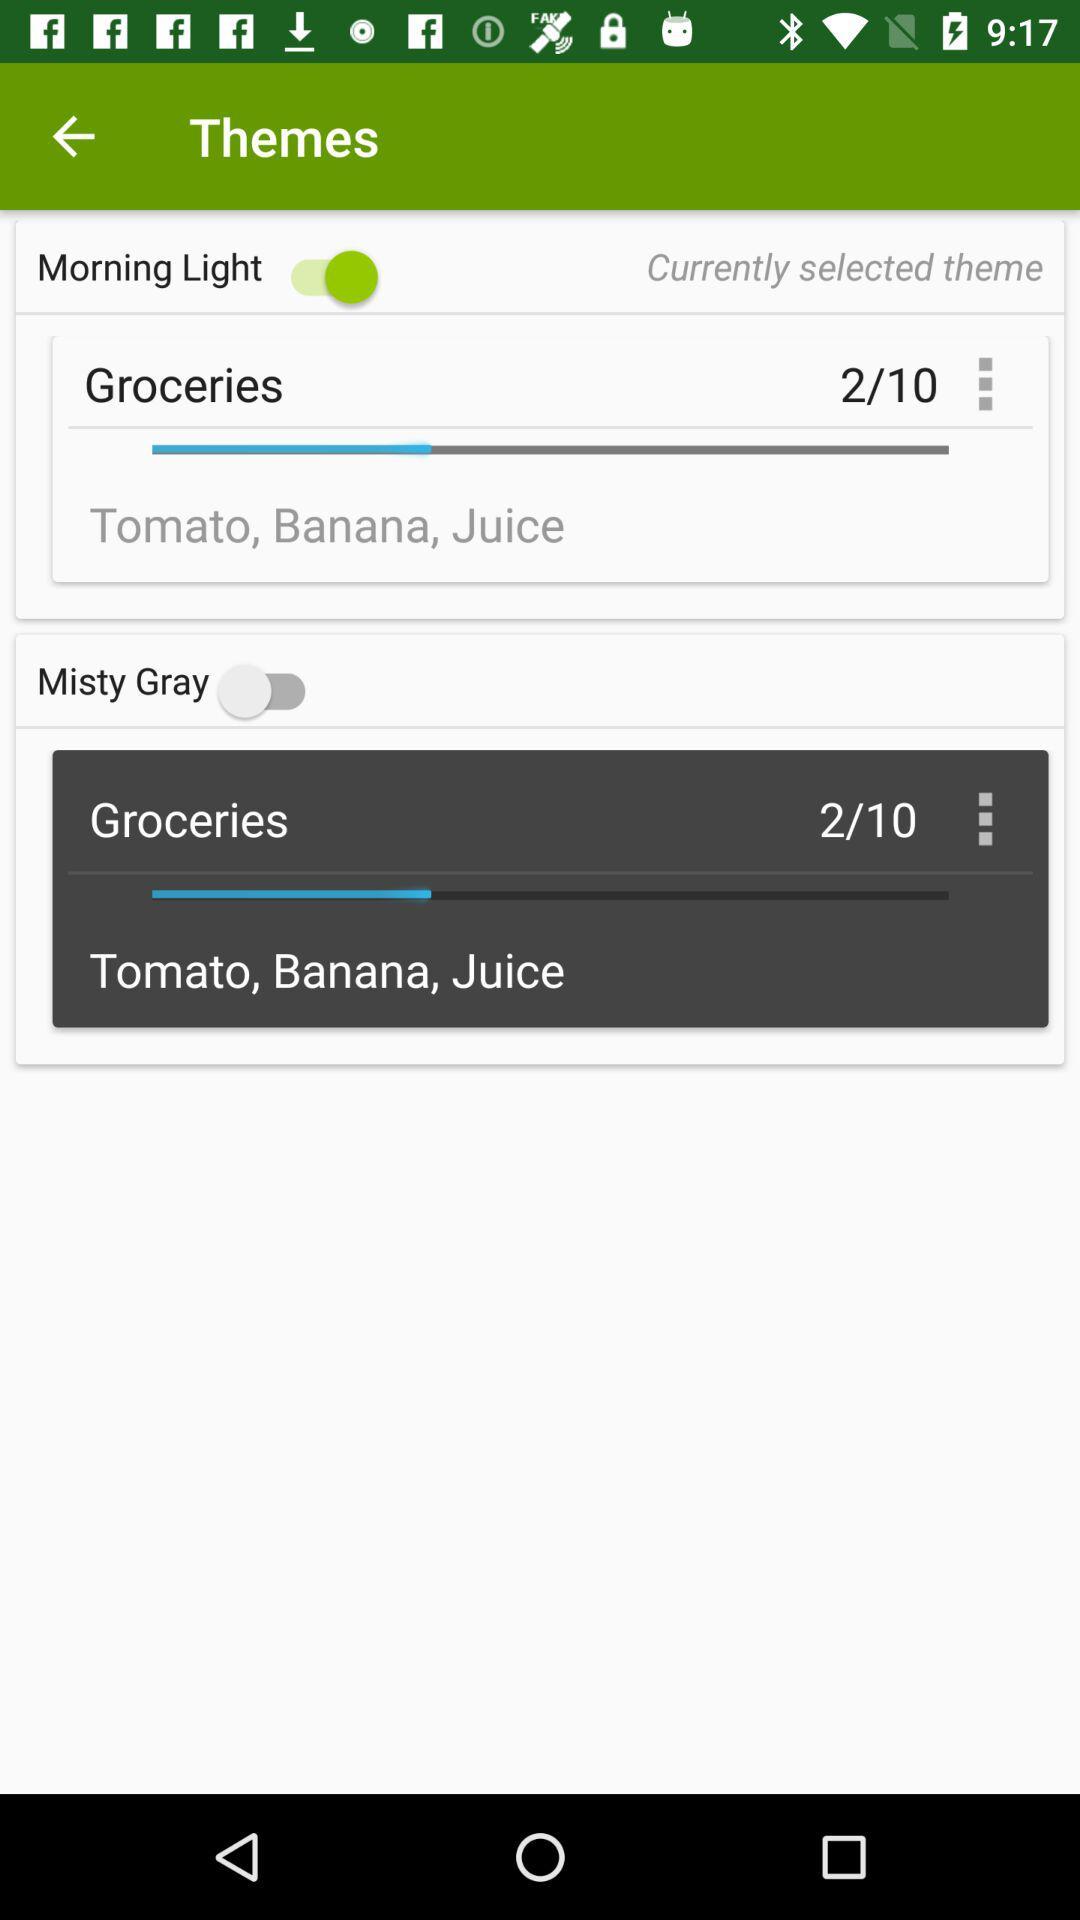 The image size is (1080, 1920). I want to click on the icon three dot, so click(984, 819).